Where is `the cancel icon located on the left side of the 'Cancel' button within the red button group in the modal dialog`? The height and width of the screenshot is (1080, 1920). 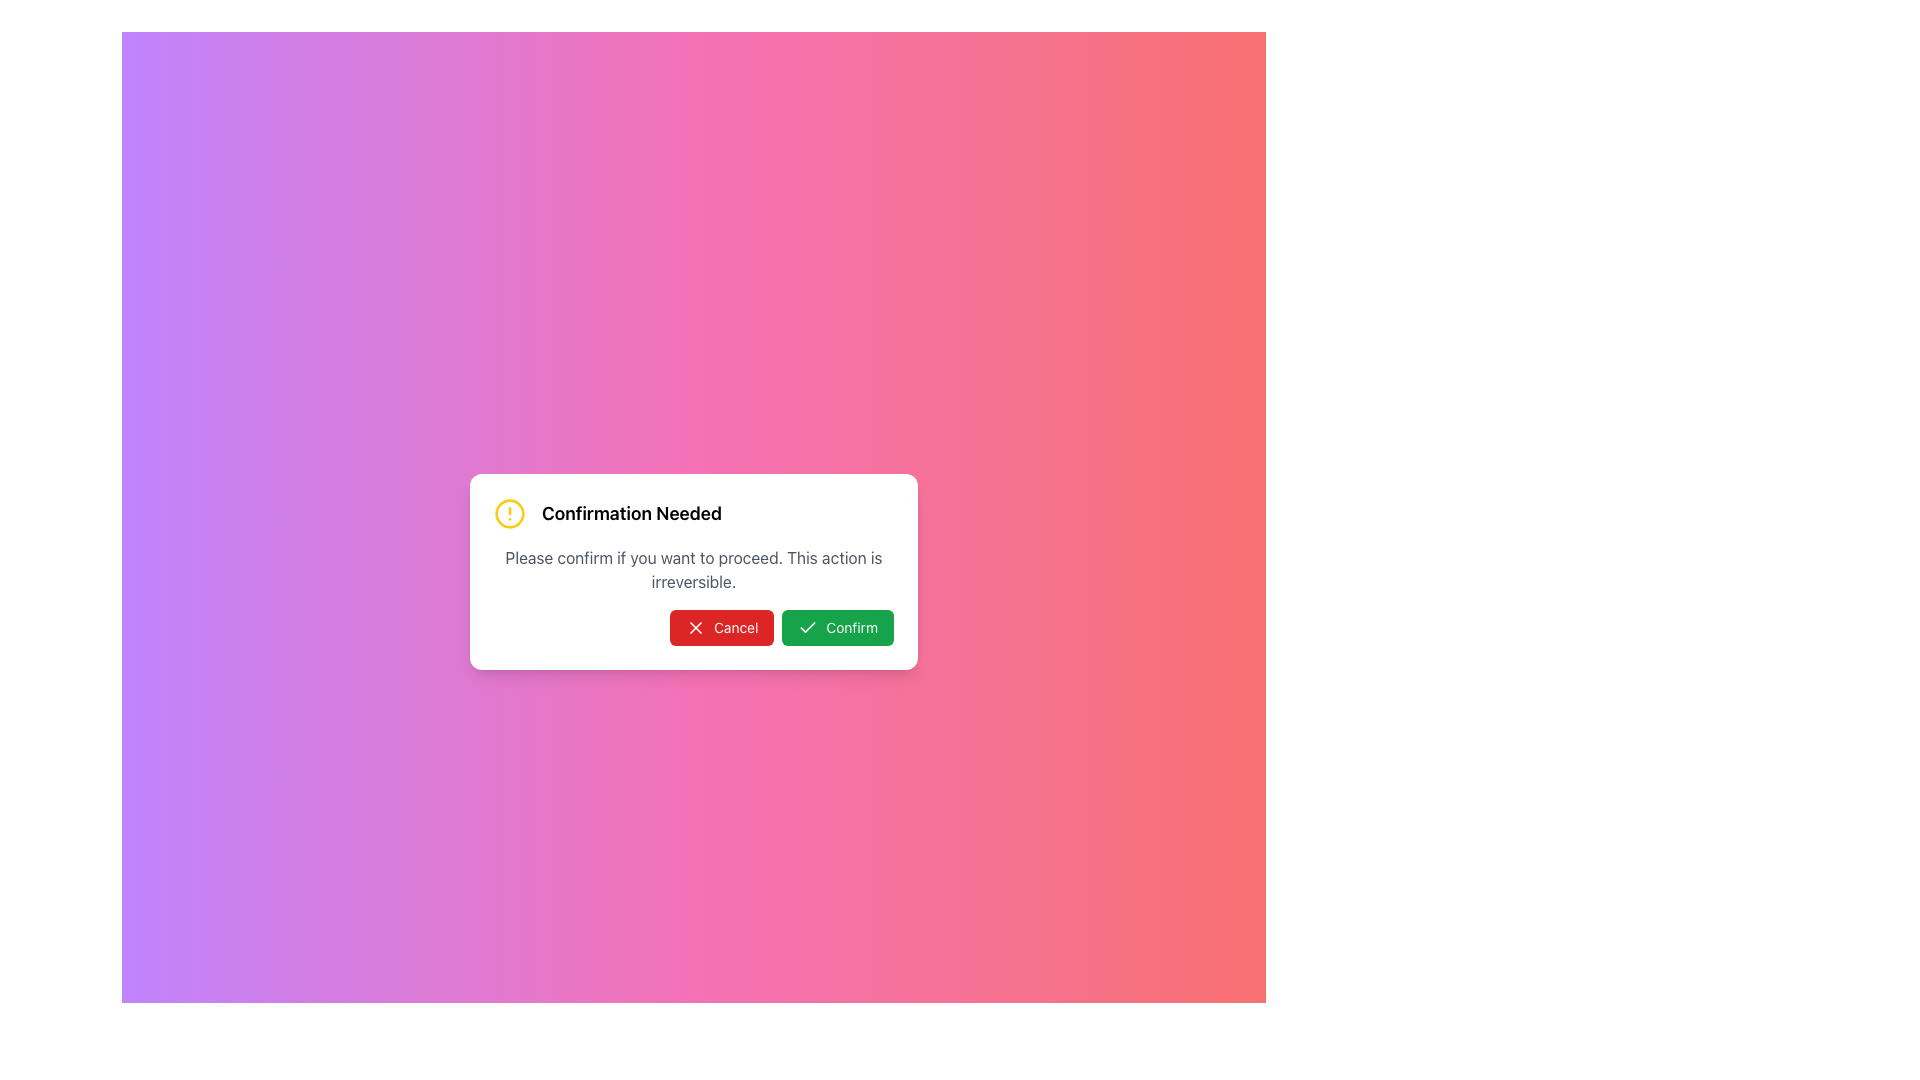
the cancel icon located on the left side of the 'Cancel' button within the red button group in the modal dialog is located at coordinates (696, 627).